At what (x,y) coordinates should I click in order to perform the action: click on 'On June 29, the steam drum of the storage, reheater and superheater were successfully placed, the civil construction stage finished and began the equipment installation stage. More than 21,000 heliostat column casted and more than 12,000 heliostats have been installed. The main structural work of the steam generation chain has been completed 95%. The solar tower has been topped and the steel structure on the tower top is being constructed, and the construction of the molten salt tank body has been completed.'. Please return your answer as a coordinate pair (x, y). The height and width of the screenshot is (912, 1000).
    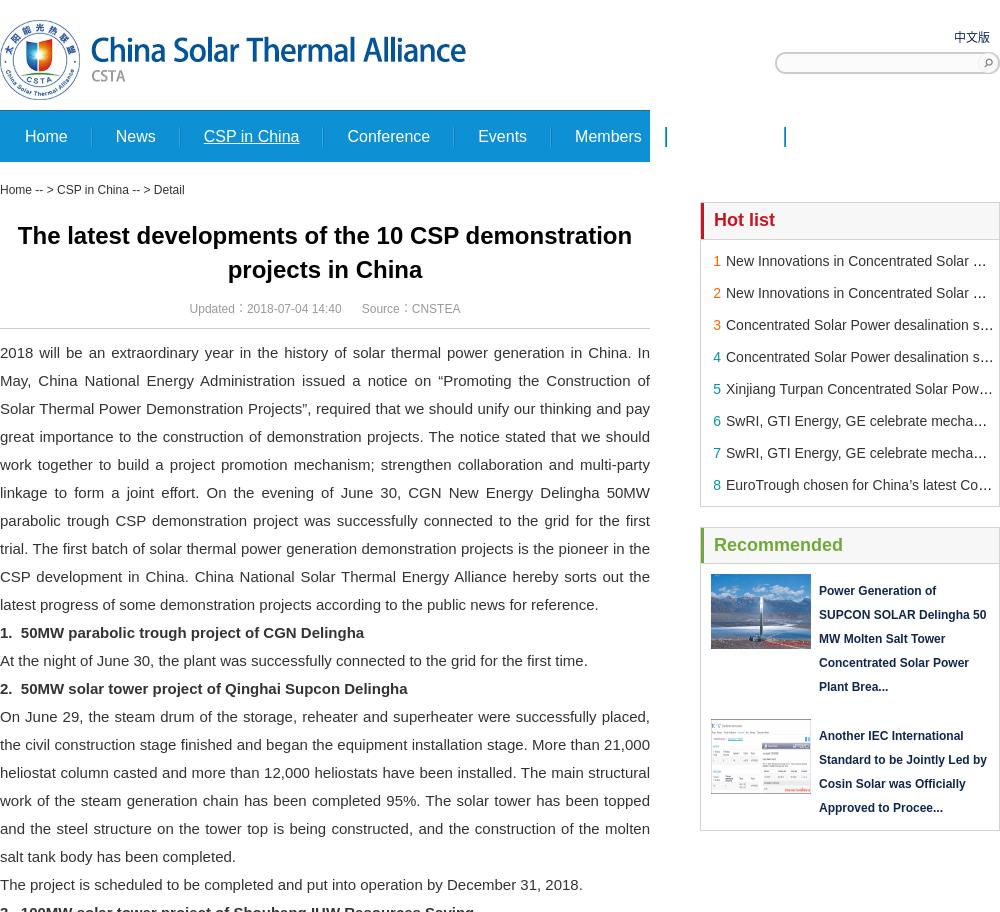
    Looking at the image, I should click on (0, 785).